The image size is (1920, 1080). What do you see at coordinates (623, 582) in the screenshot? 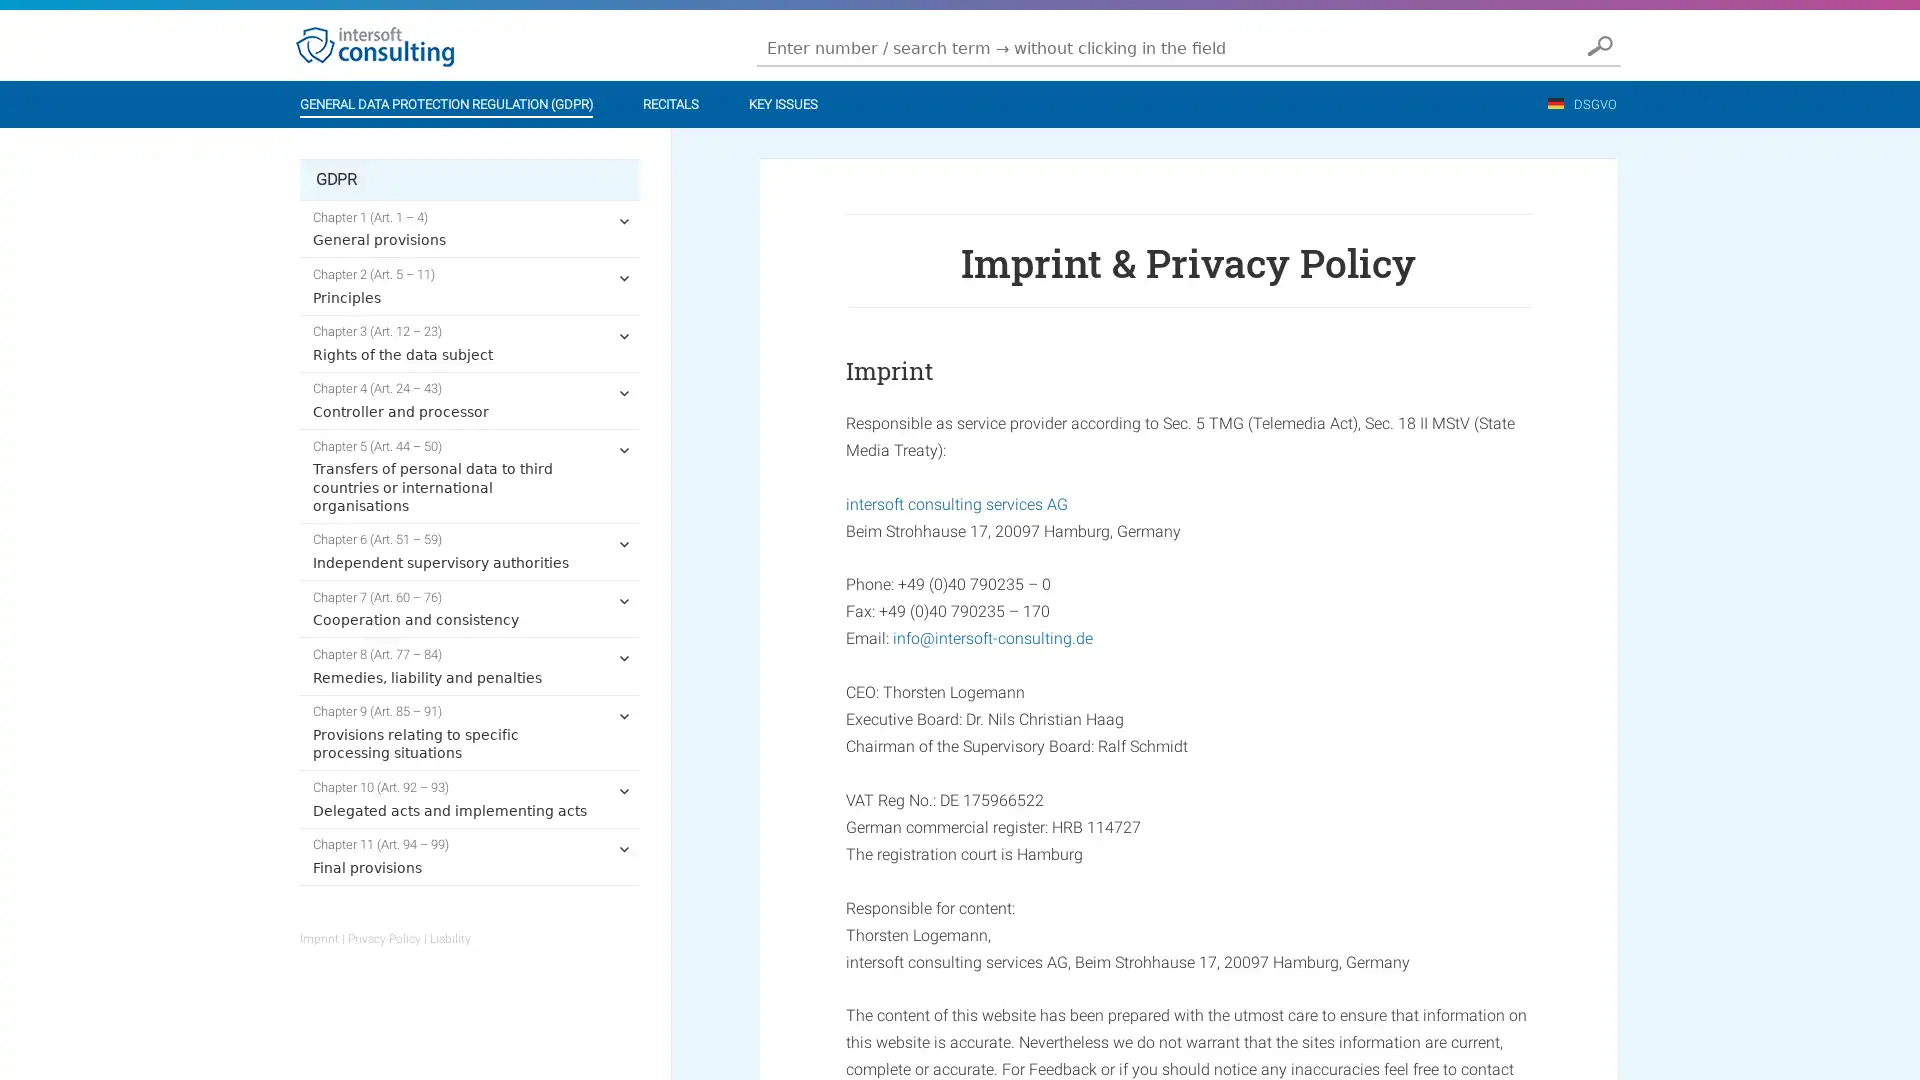
I see `expand child menu` at bounding box center [623, 582].